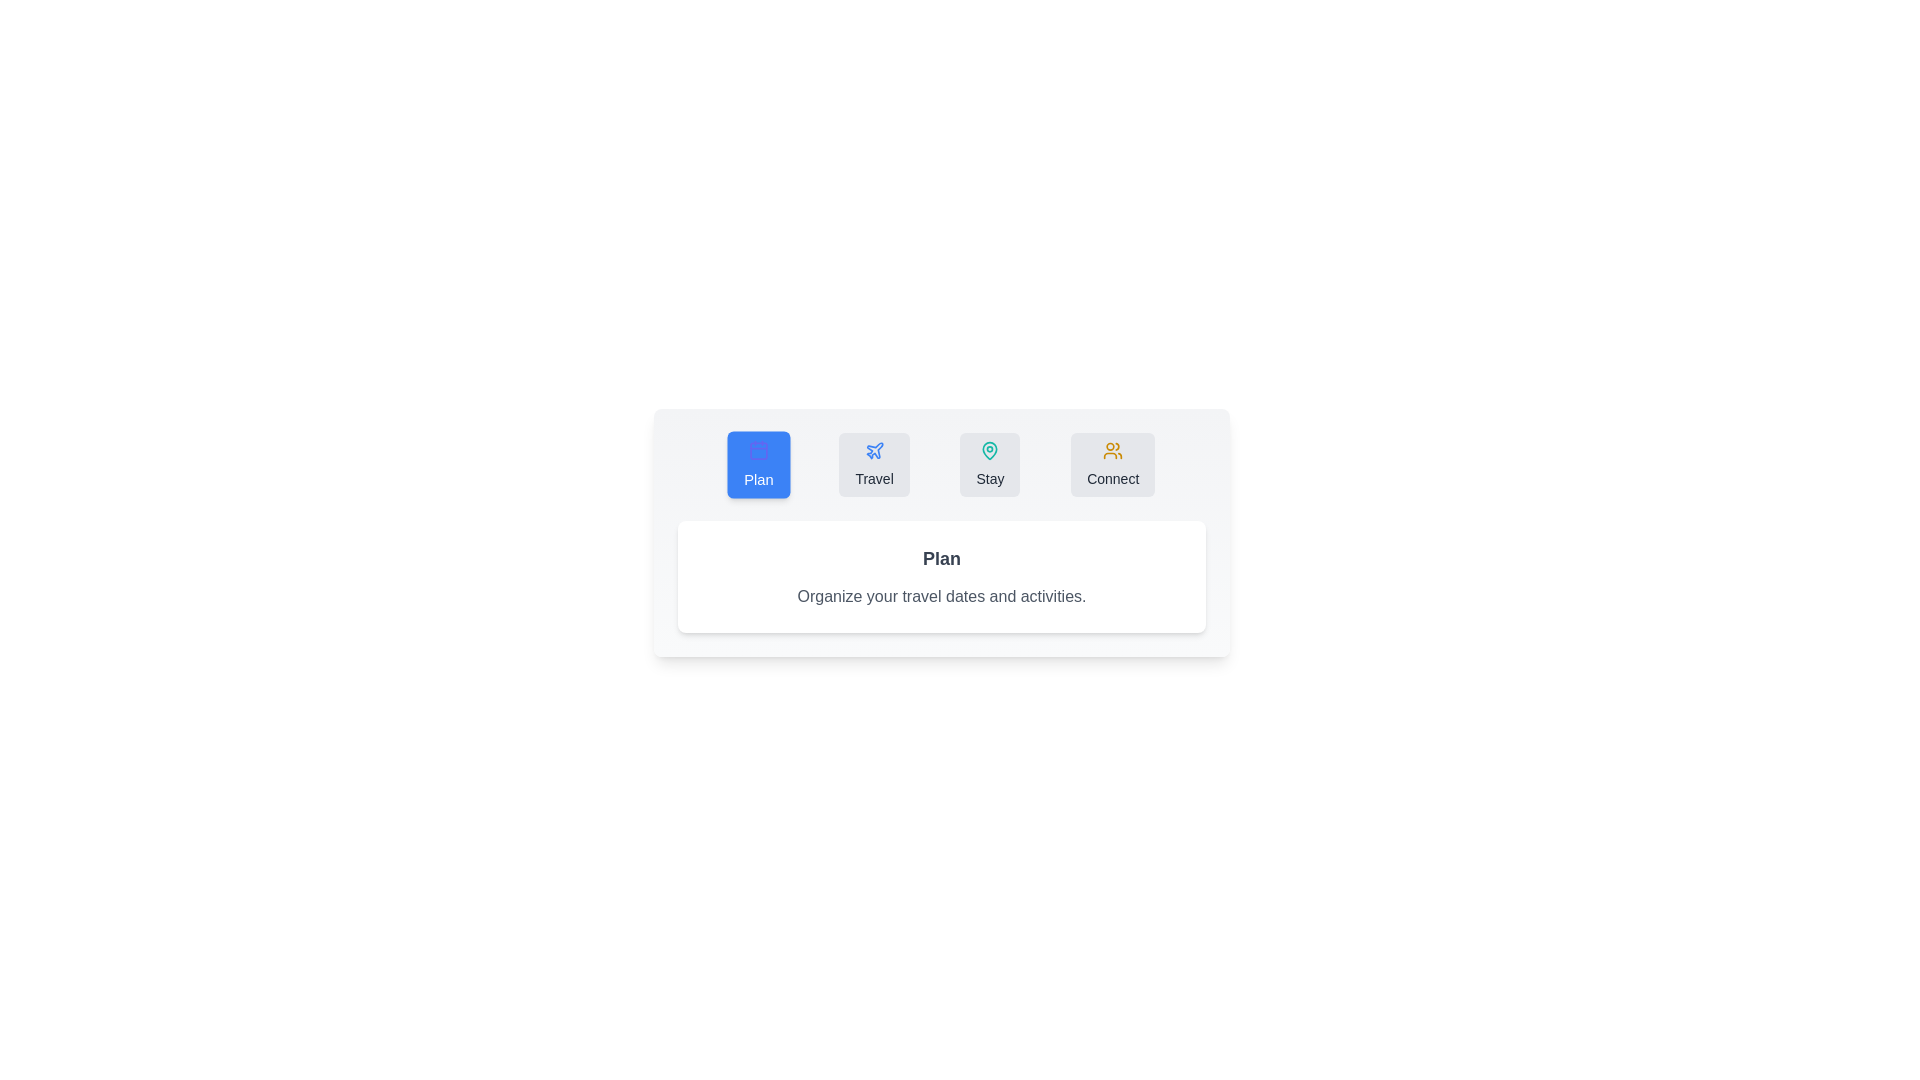 The width and height of the screenshot is (1920, 1080). What do you see at coordinates (757, 465) in the screenshot?
I see `the Plan tab to navigate to its content` at bounding box center [757, 465].